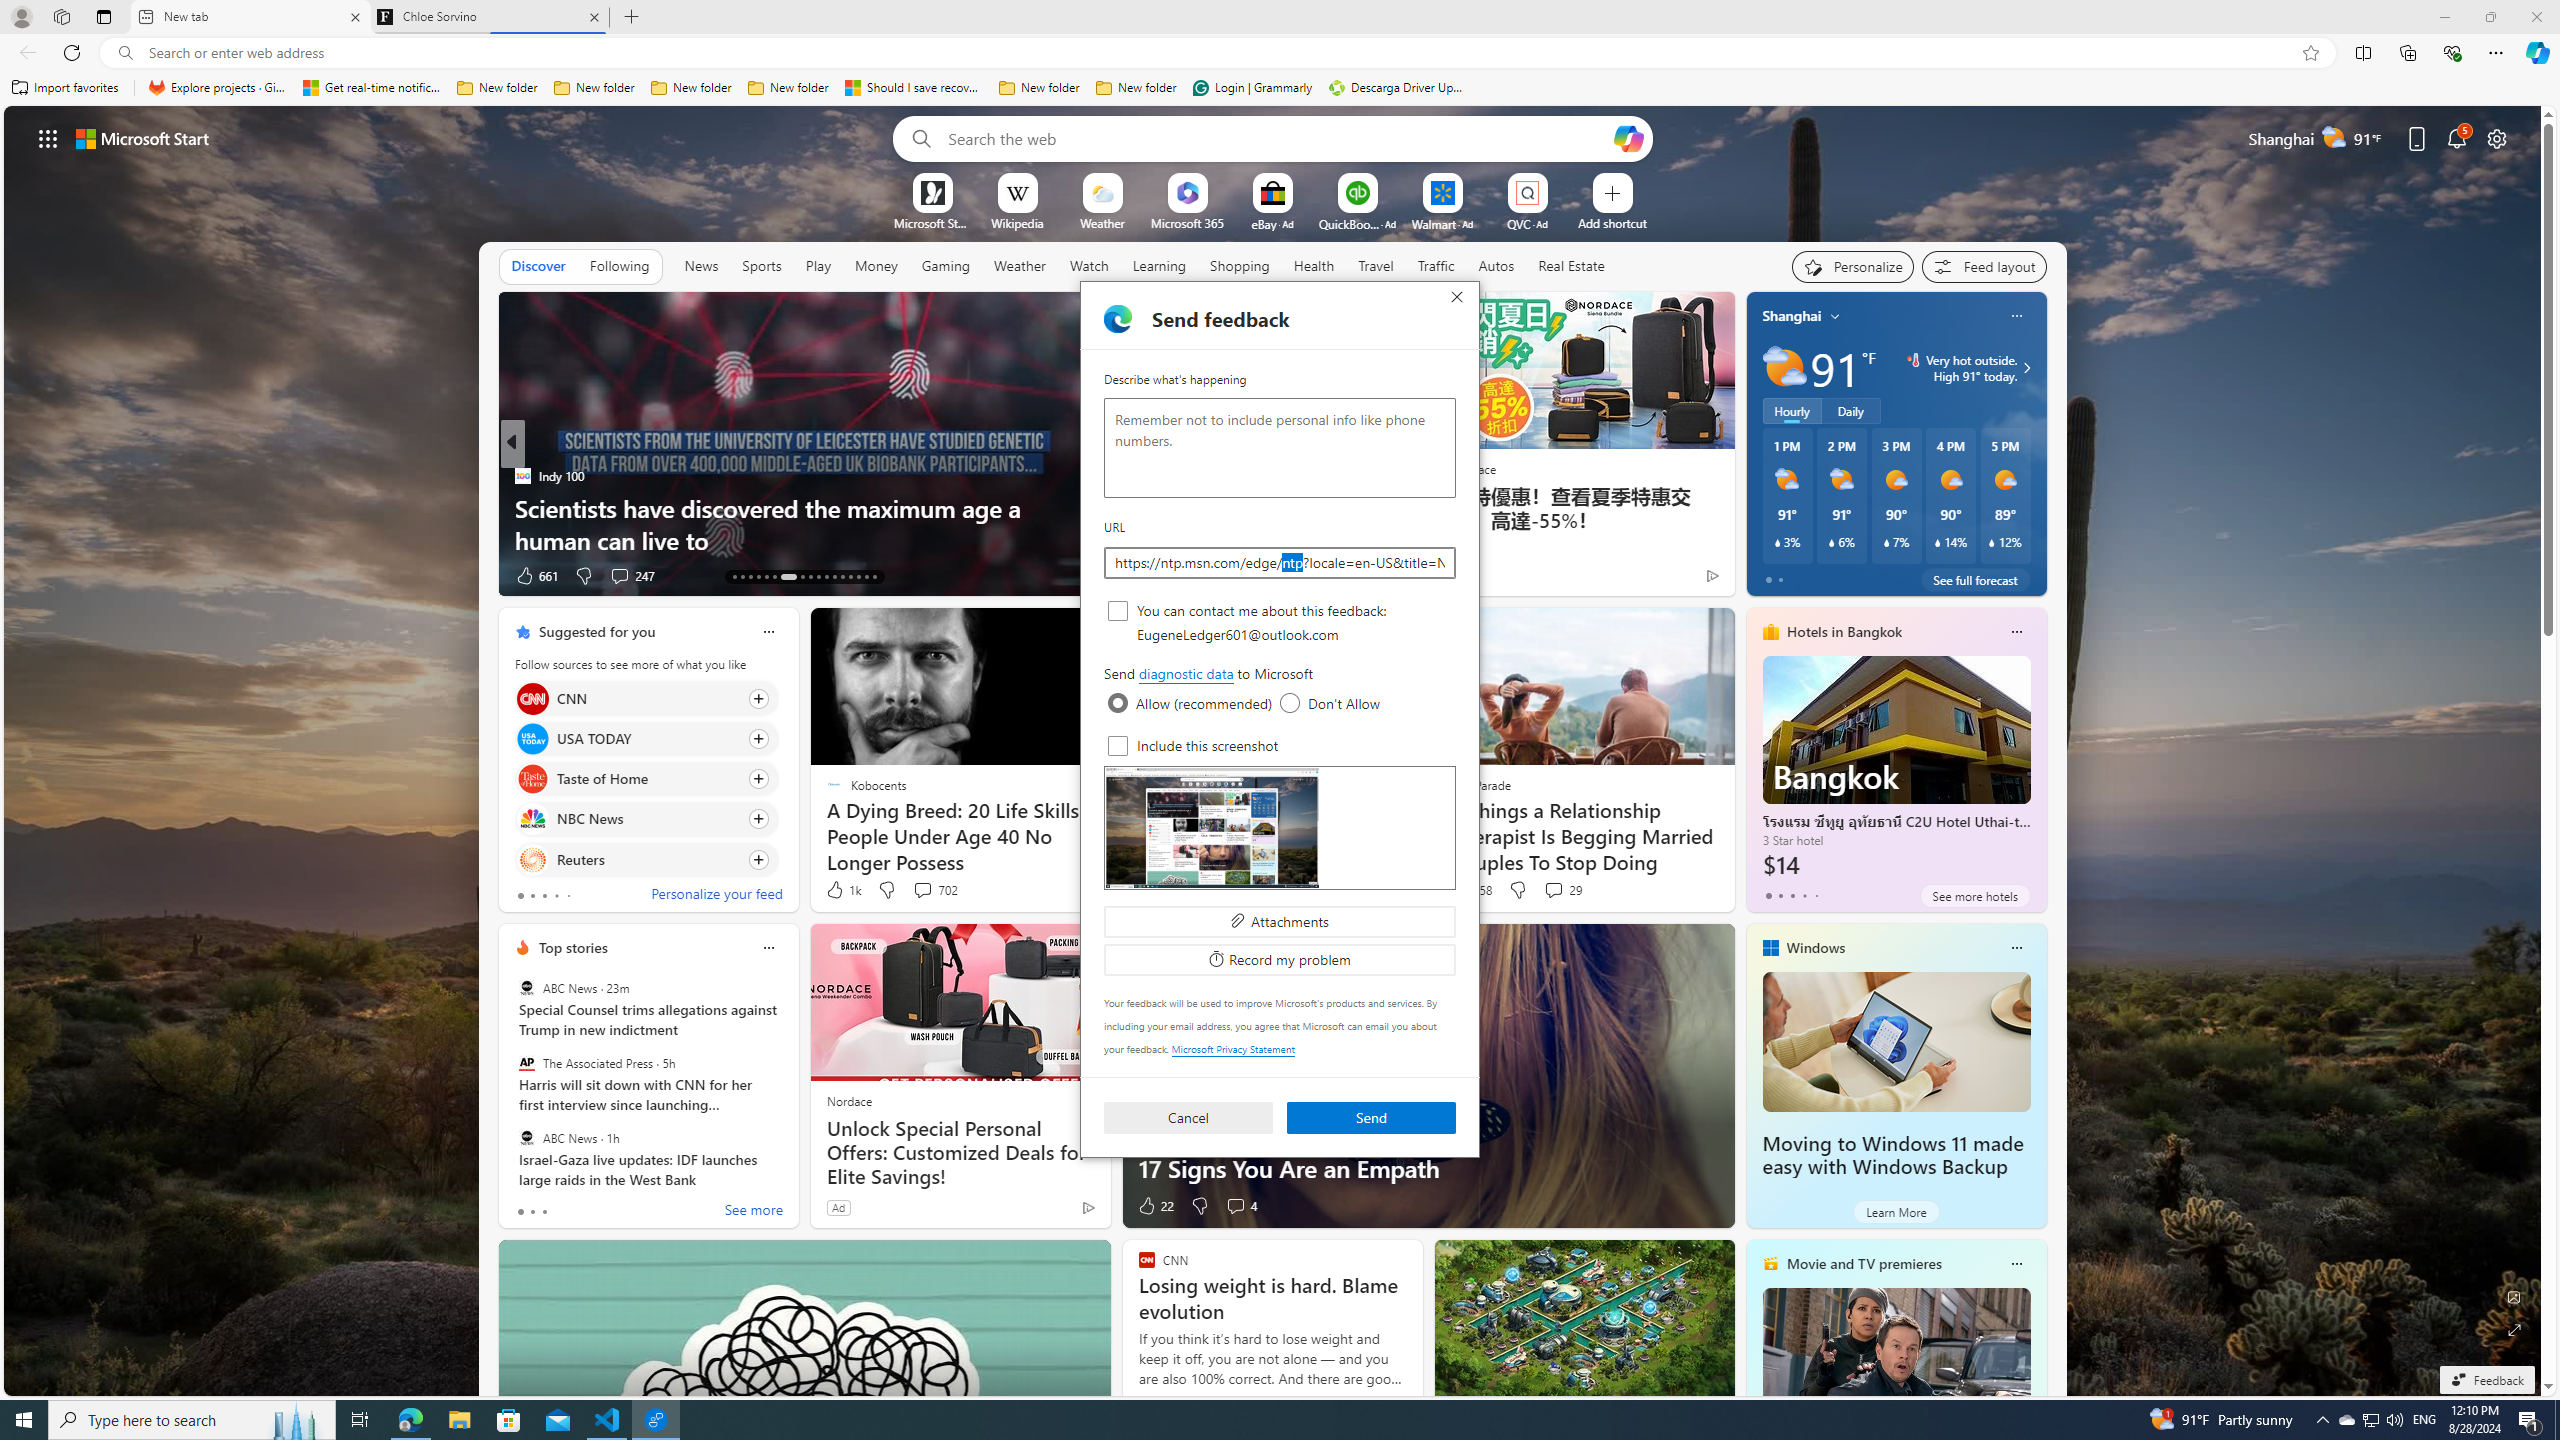 This screenshot has height=1440, width=2560. Describe the element at coordinates (1186, 1118) in the screenshot. I see `'Cancel'` at that location.